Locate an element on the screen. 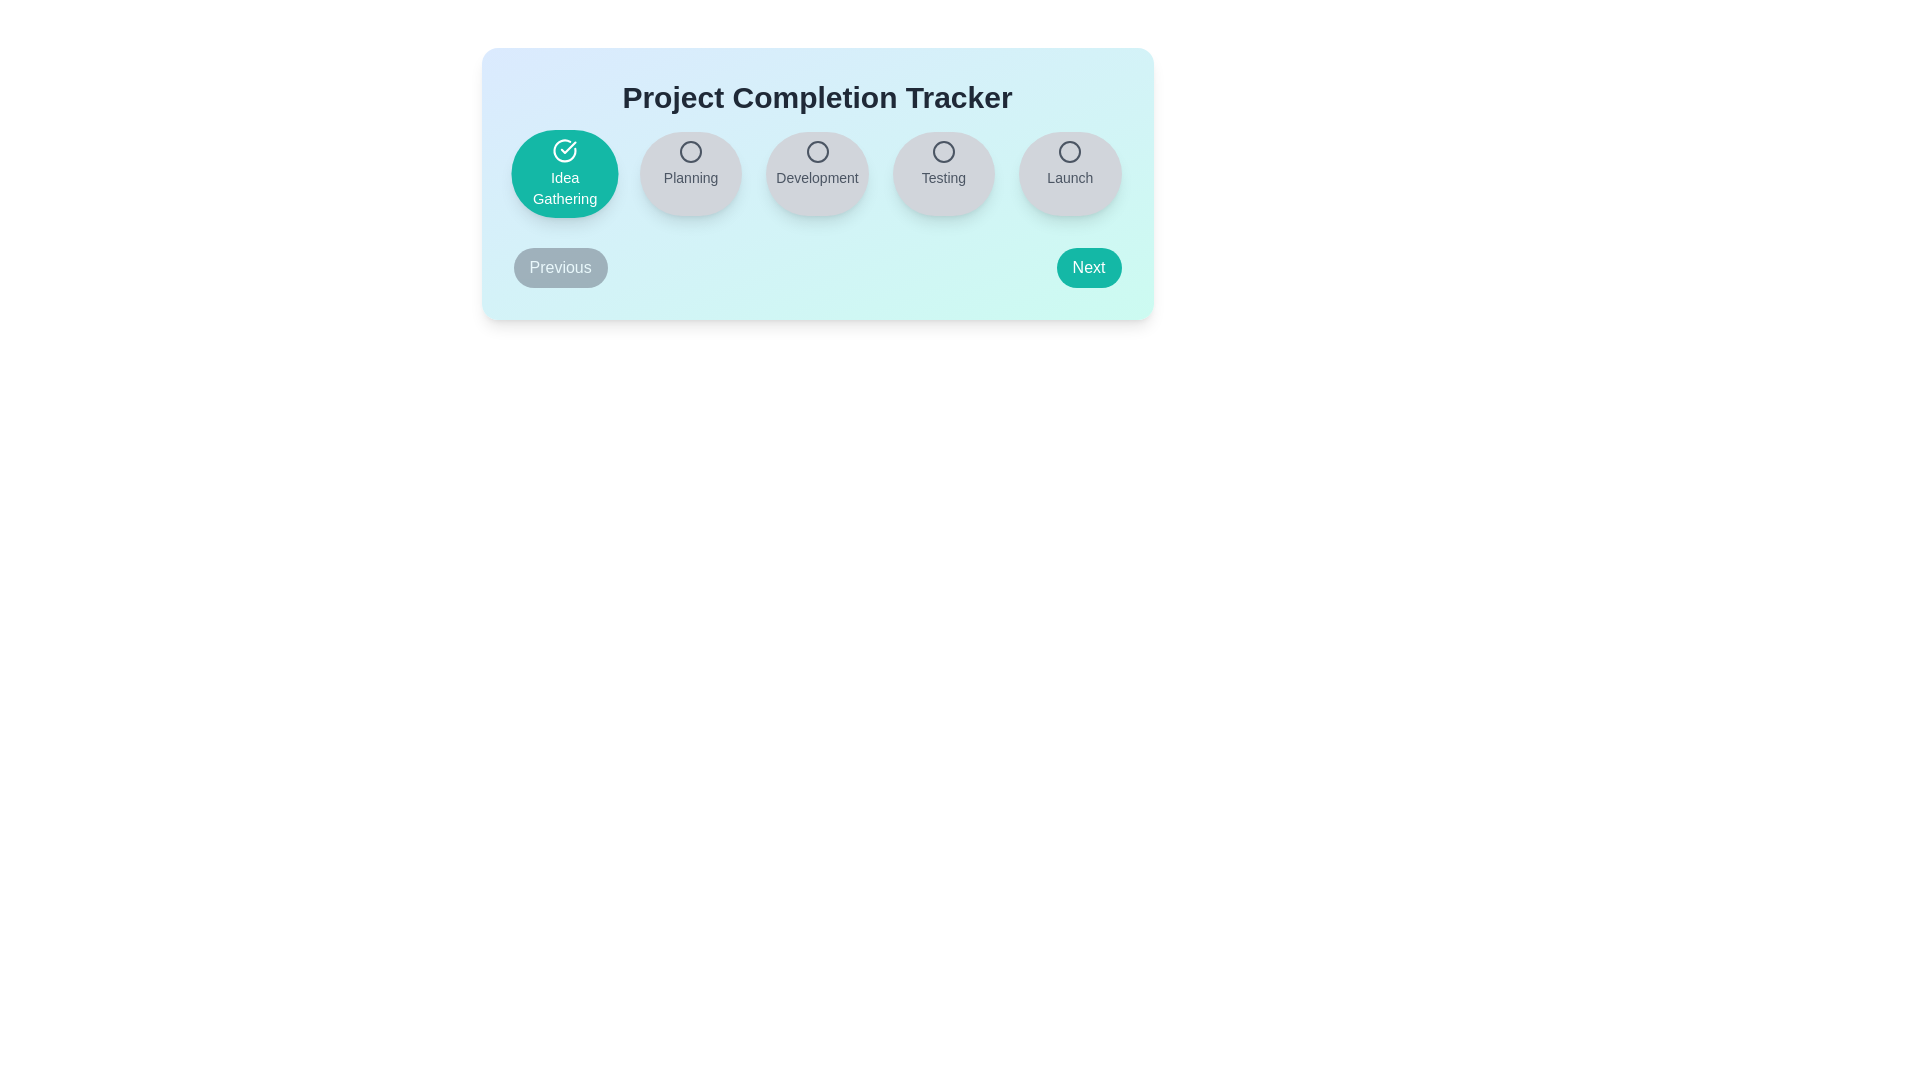 The image size is (1920, 1080). the circular stage button in the Project Completion Tracker navigation bar is located at coordinates (817, 172).